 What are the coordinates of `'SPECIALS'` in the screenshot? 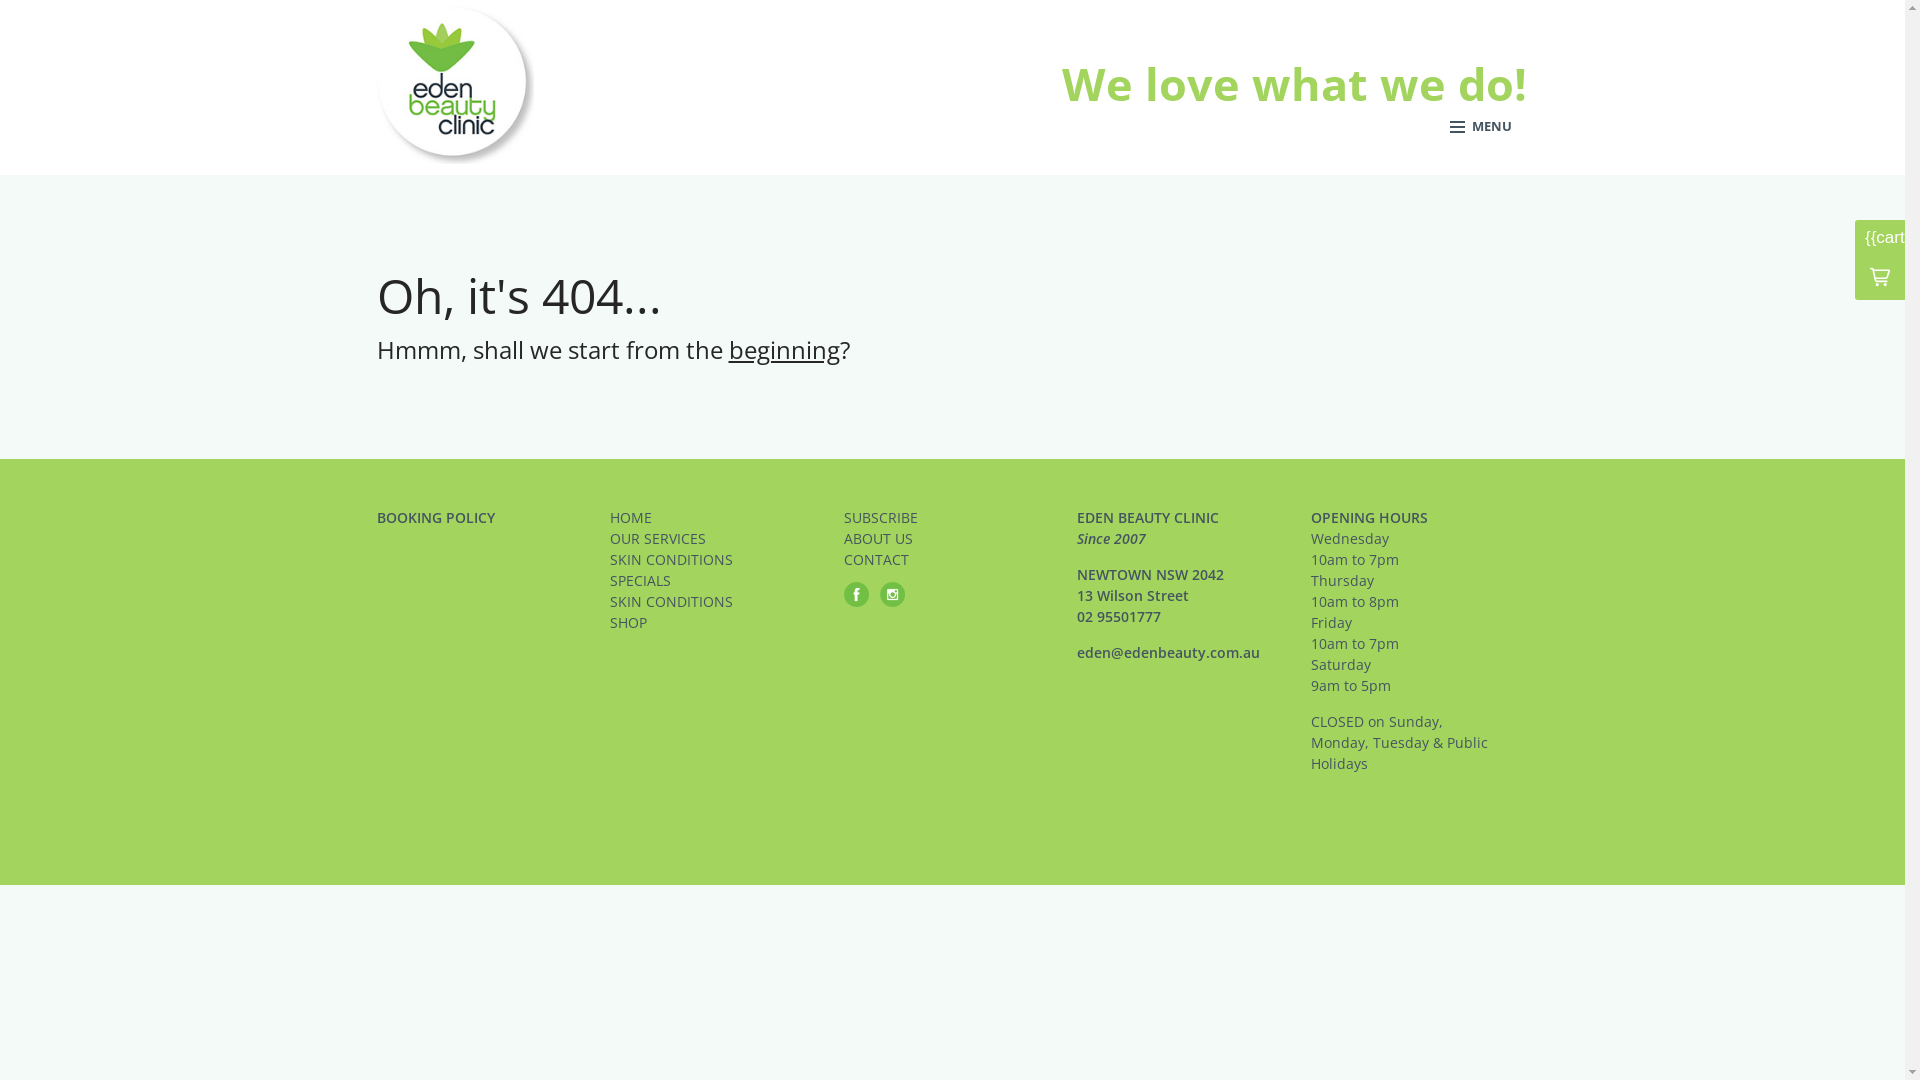 It's located at (608, 580).